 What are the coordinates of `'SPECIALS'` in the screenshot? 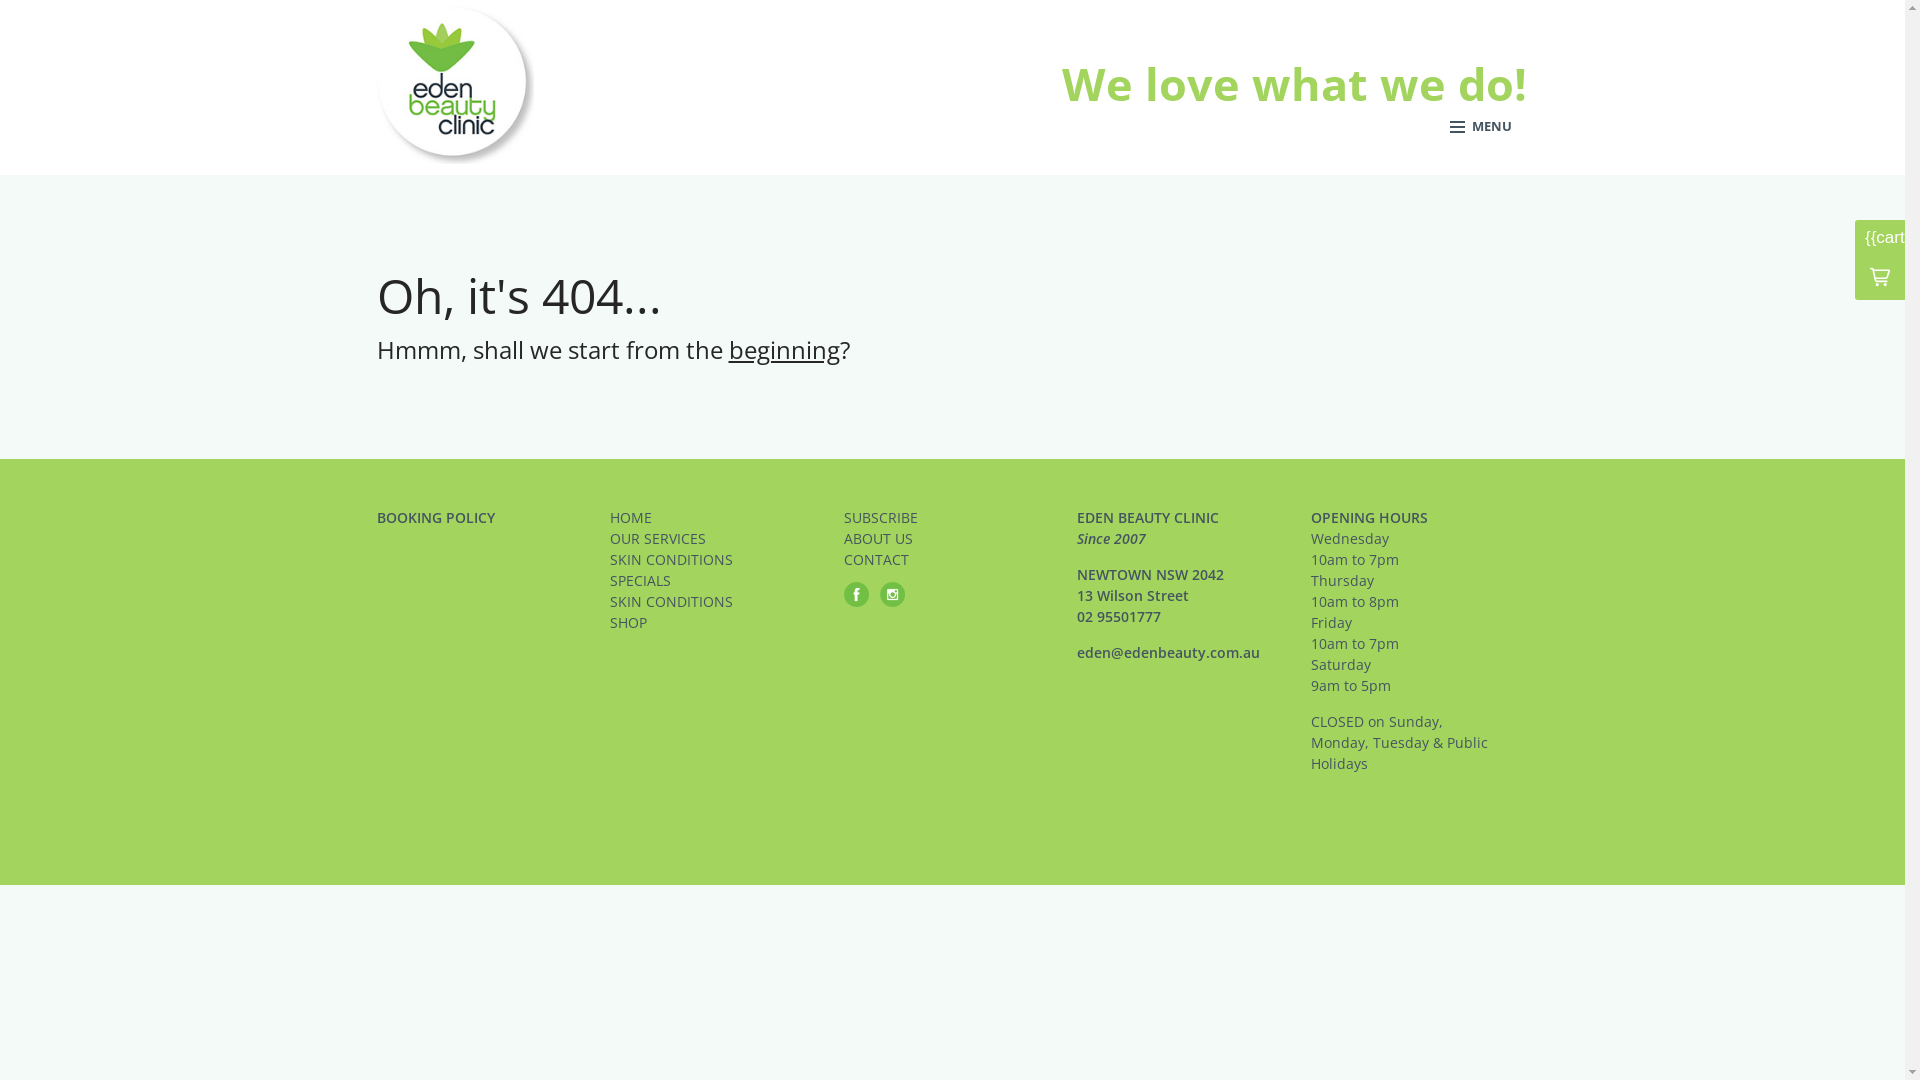 It's located at (608, 580).